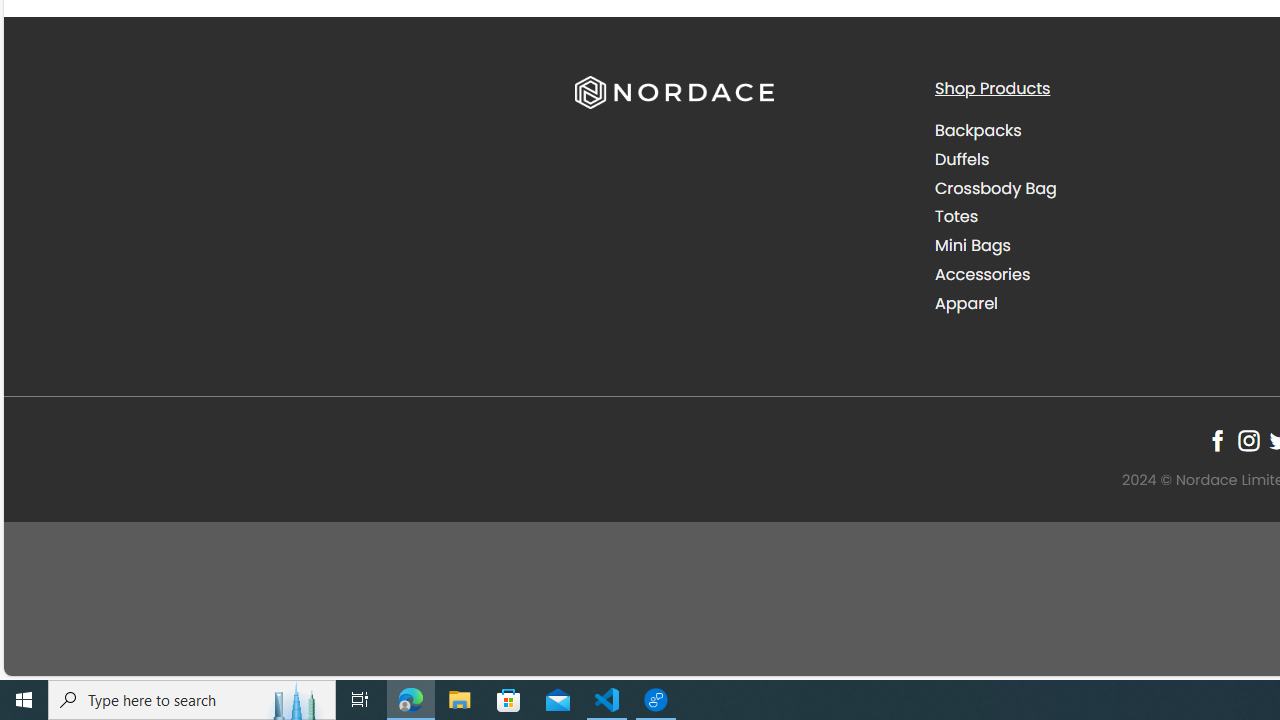  What do you see at coordinates (955, 217) in the screenshot?
I see `'Totes'` at bounding box center [955, 217].